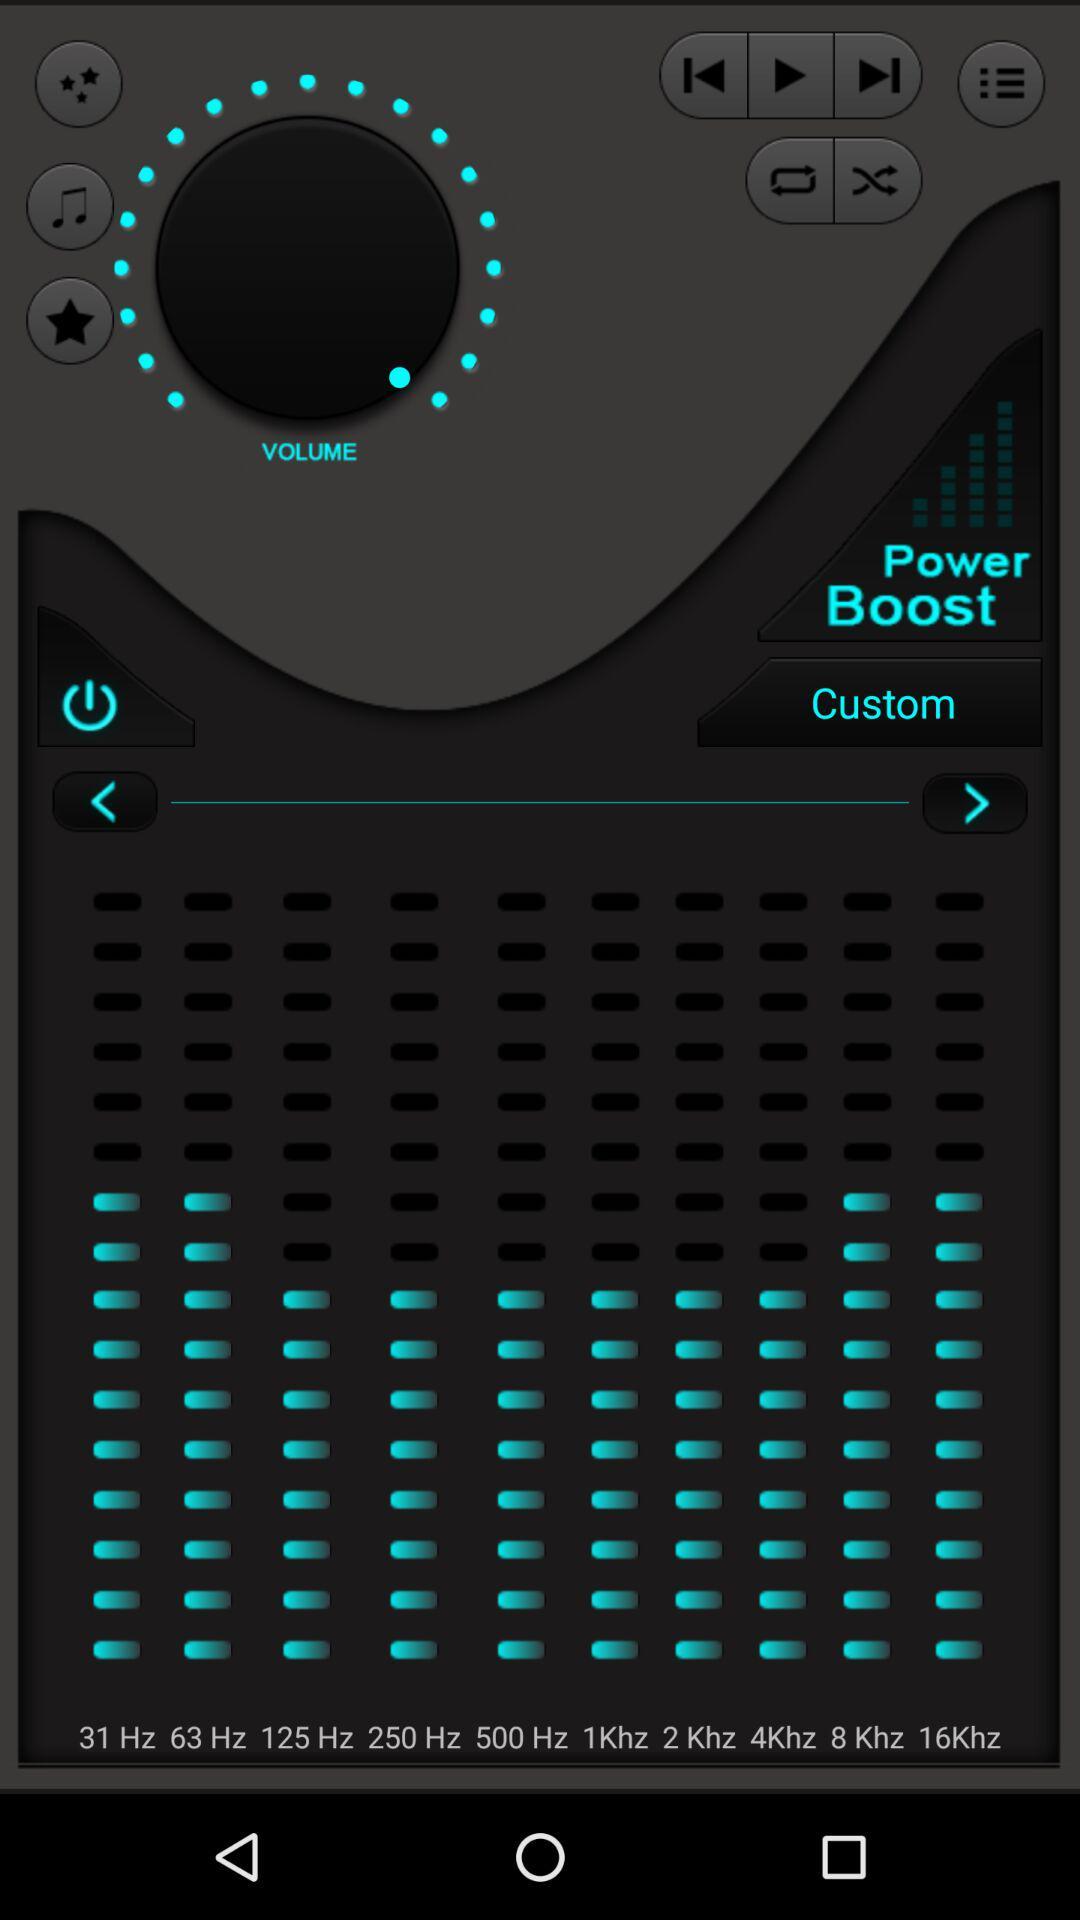  I want to click on the list icon, so click(1001, 88).